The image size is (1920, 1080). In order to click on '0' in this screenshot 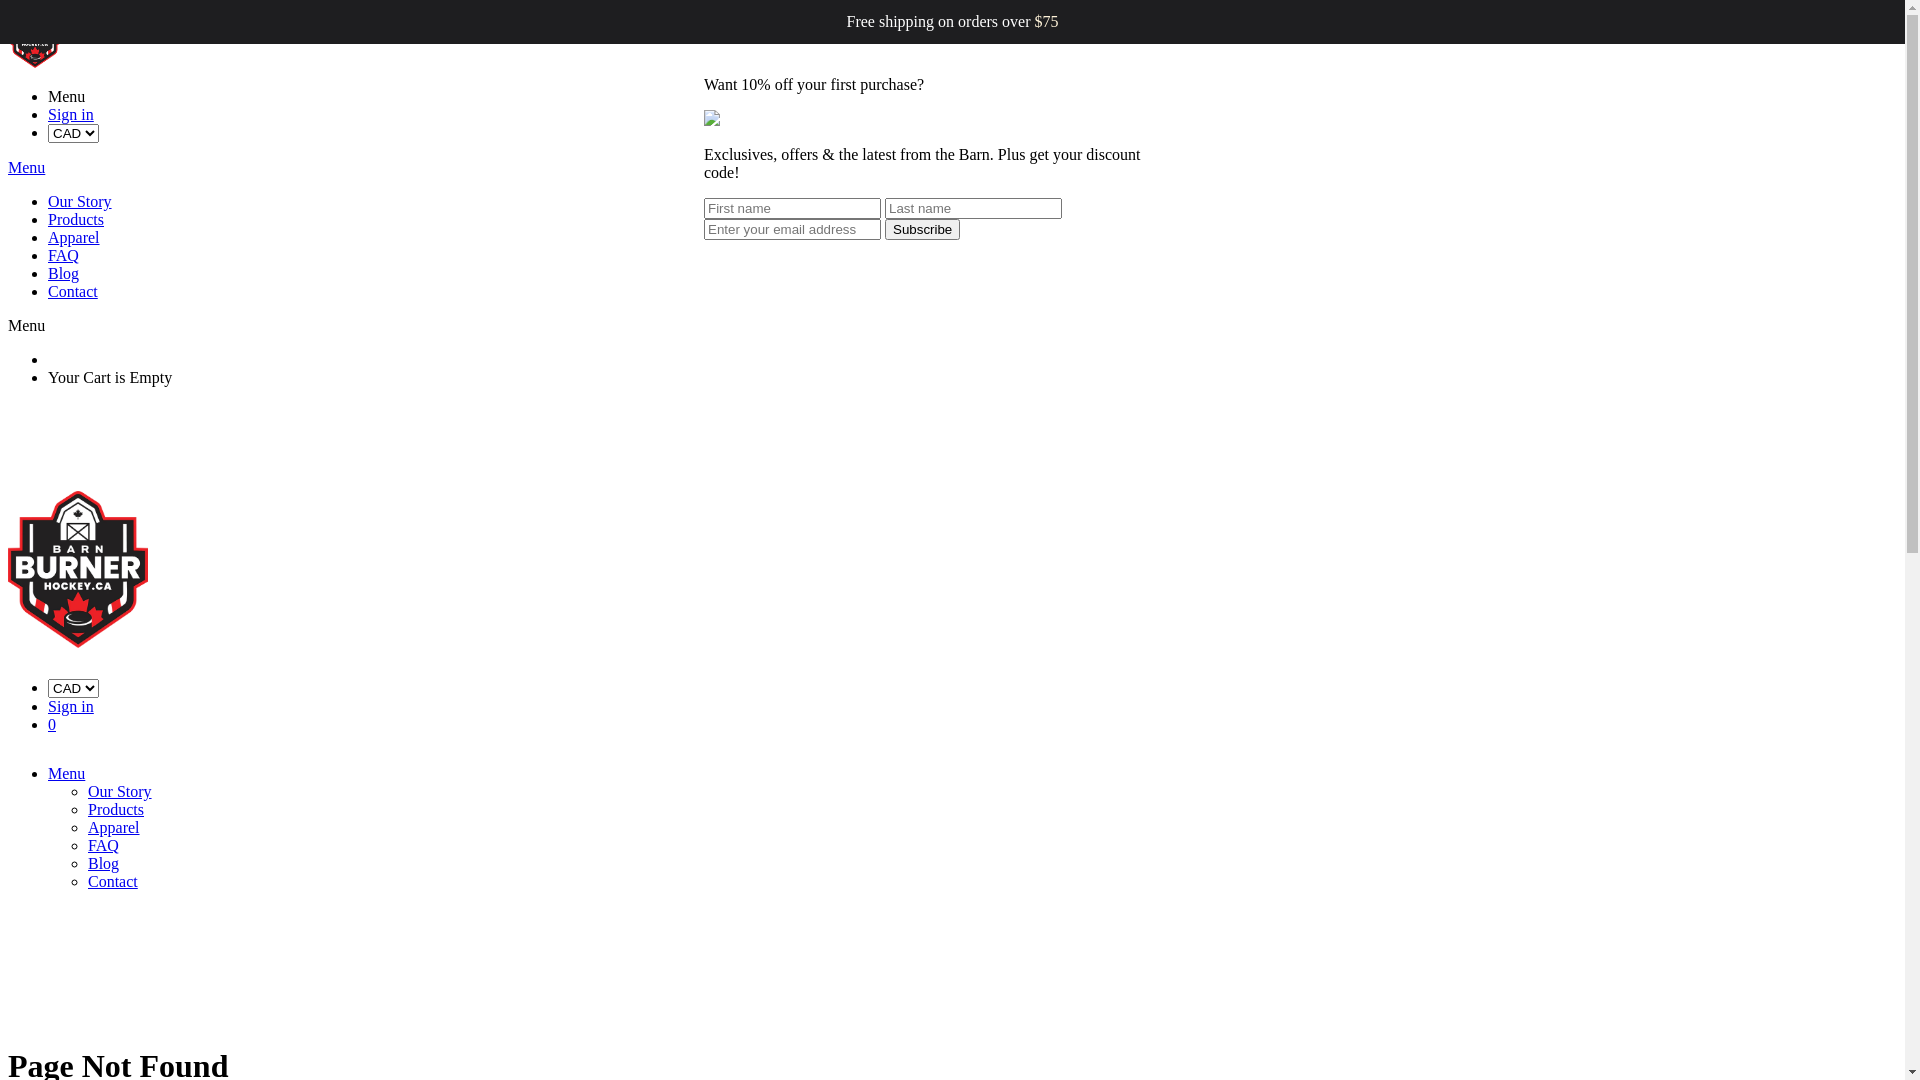, I will do `click(52, 724)`.